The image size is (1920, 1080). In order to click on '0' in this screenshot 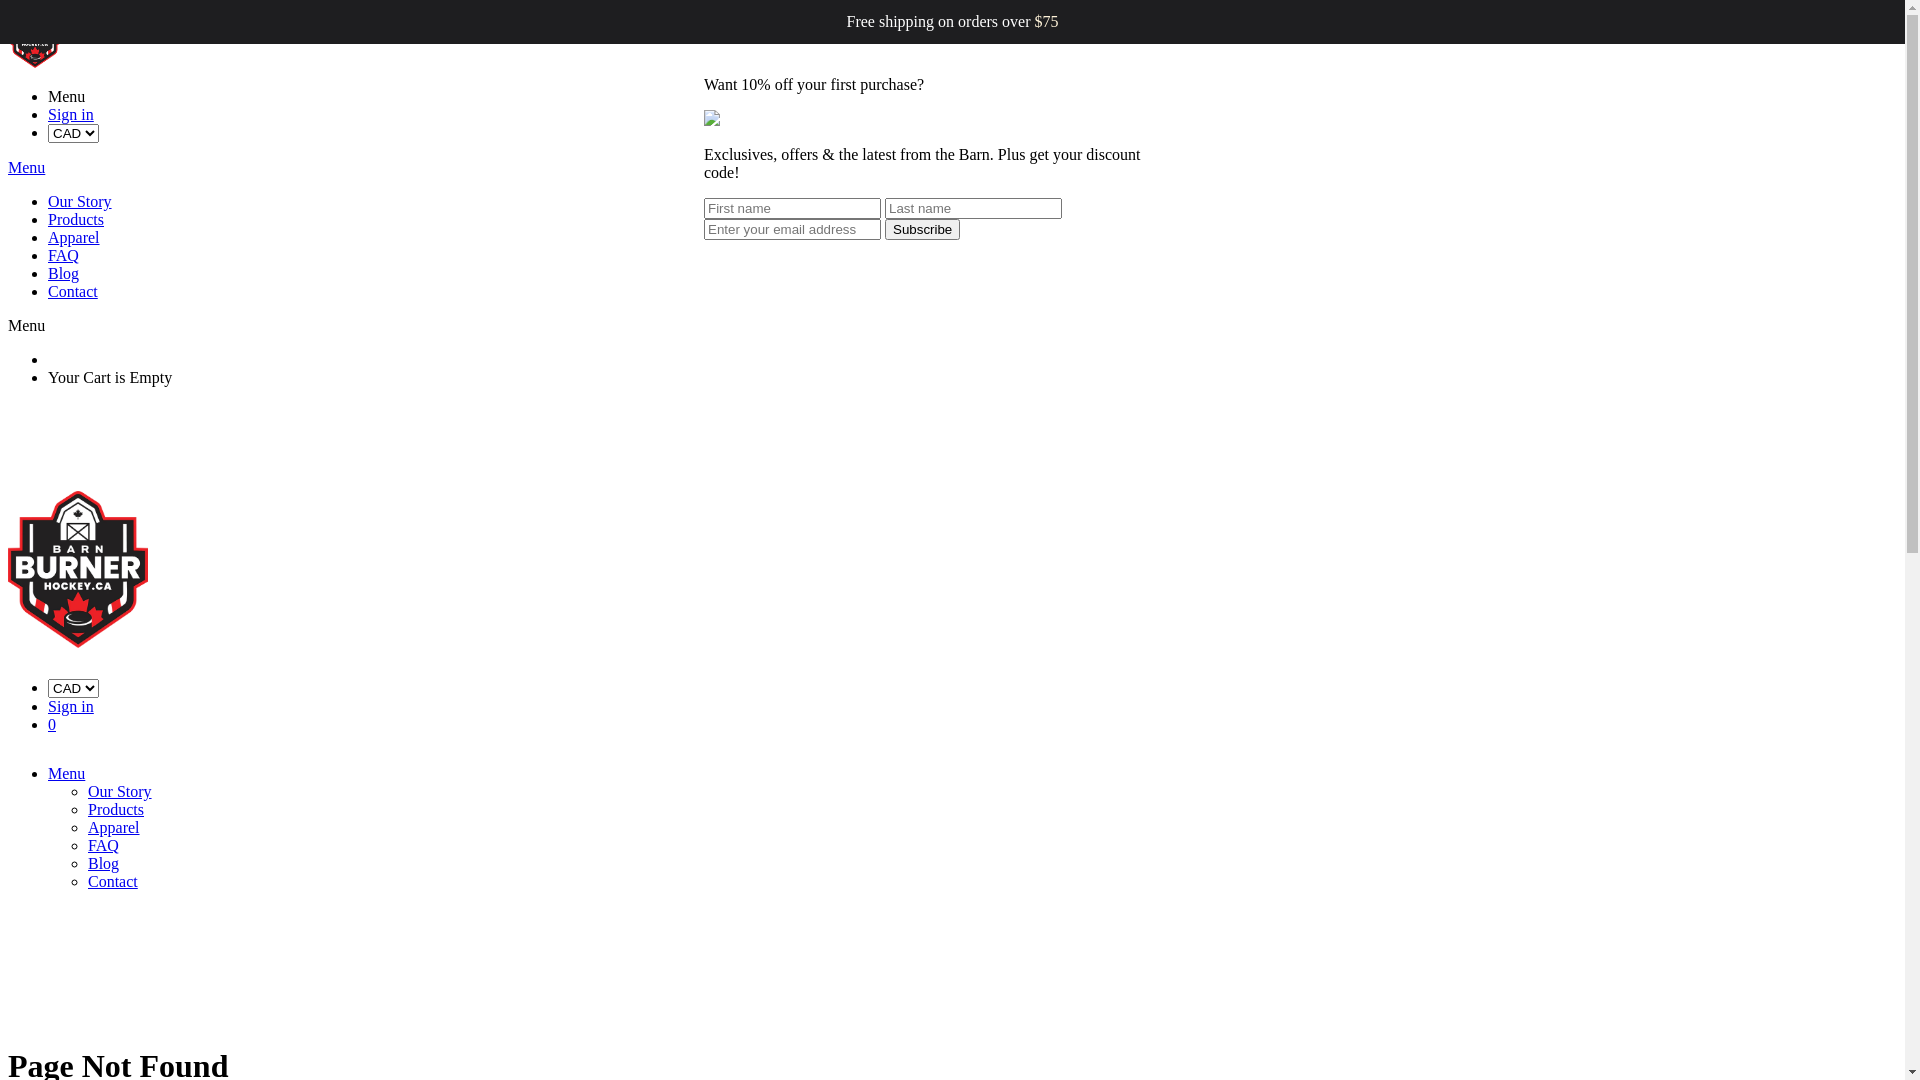, I will do `click(52, 724)`.